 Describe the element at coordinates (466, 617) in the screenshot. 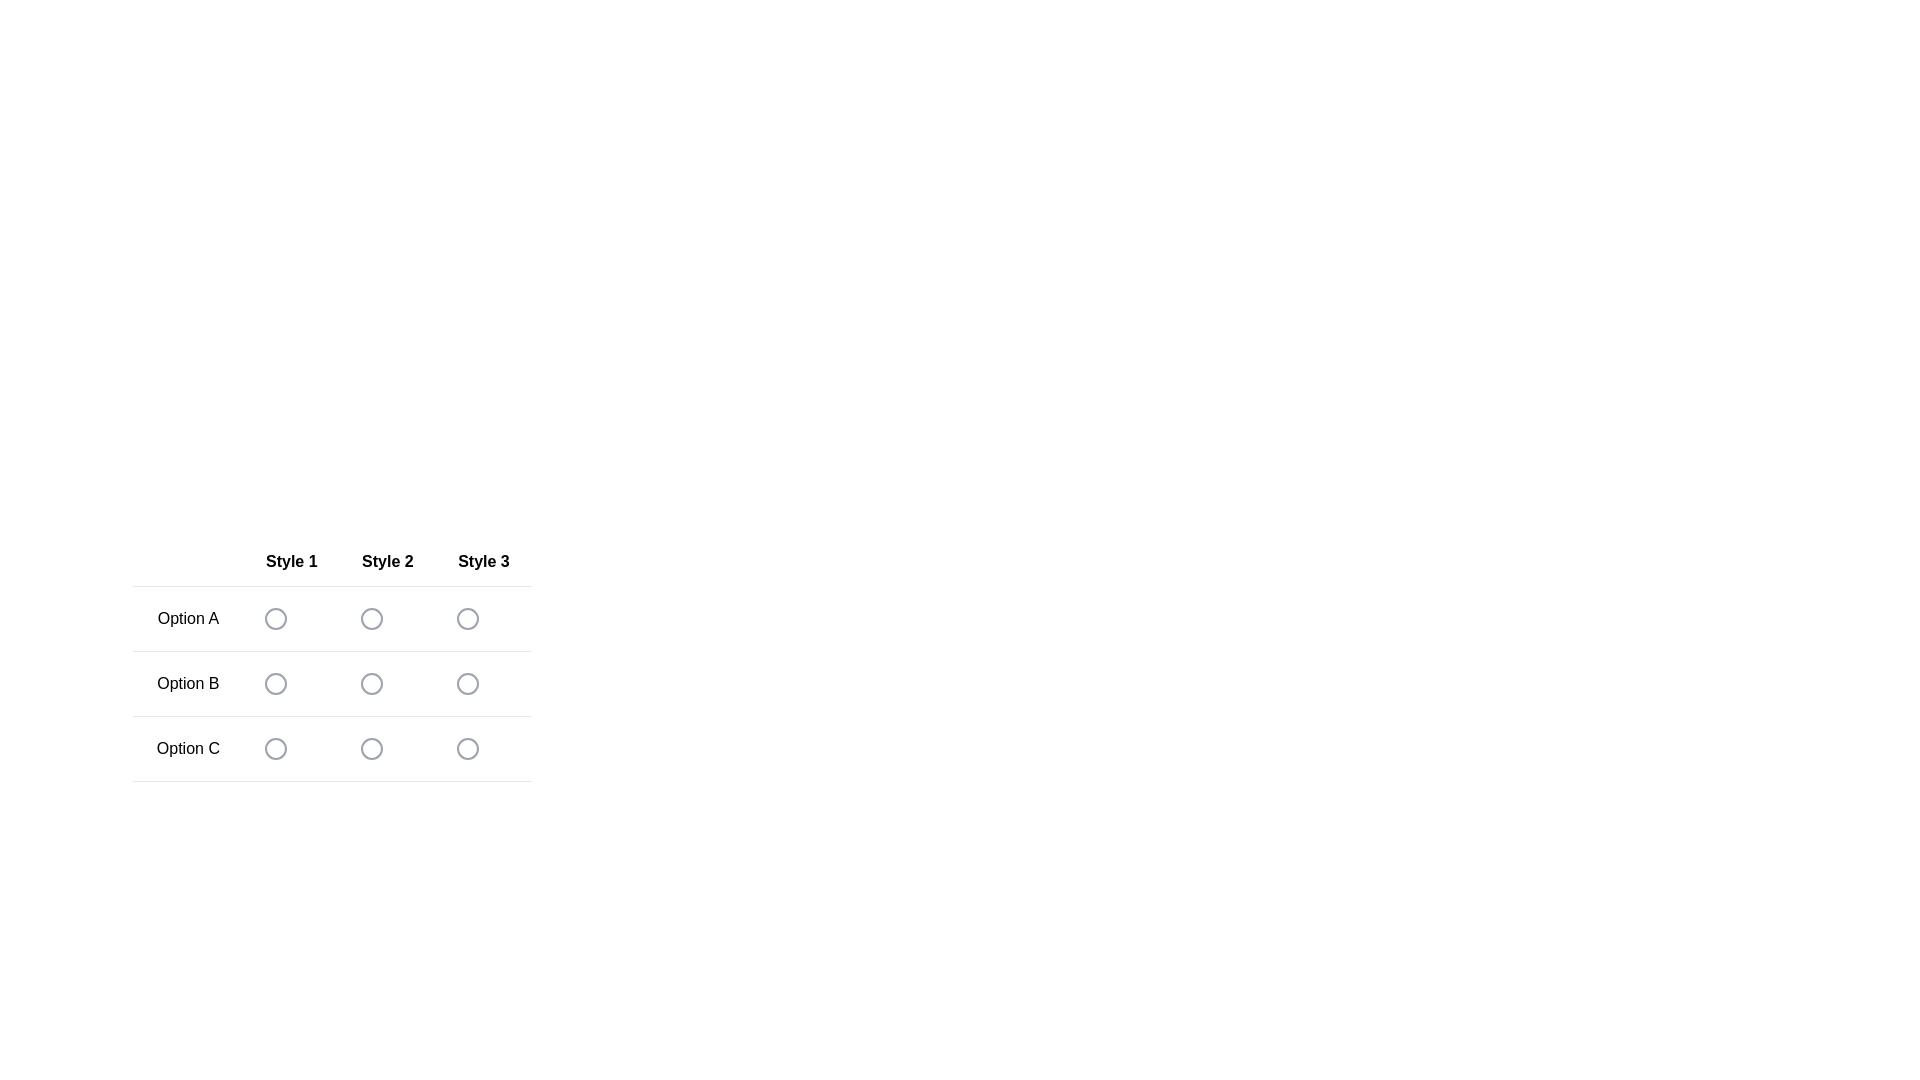

I see `unselected radio button labeled 'Option A' in the 'Style 3' column for accessibility features` at that location.